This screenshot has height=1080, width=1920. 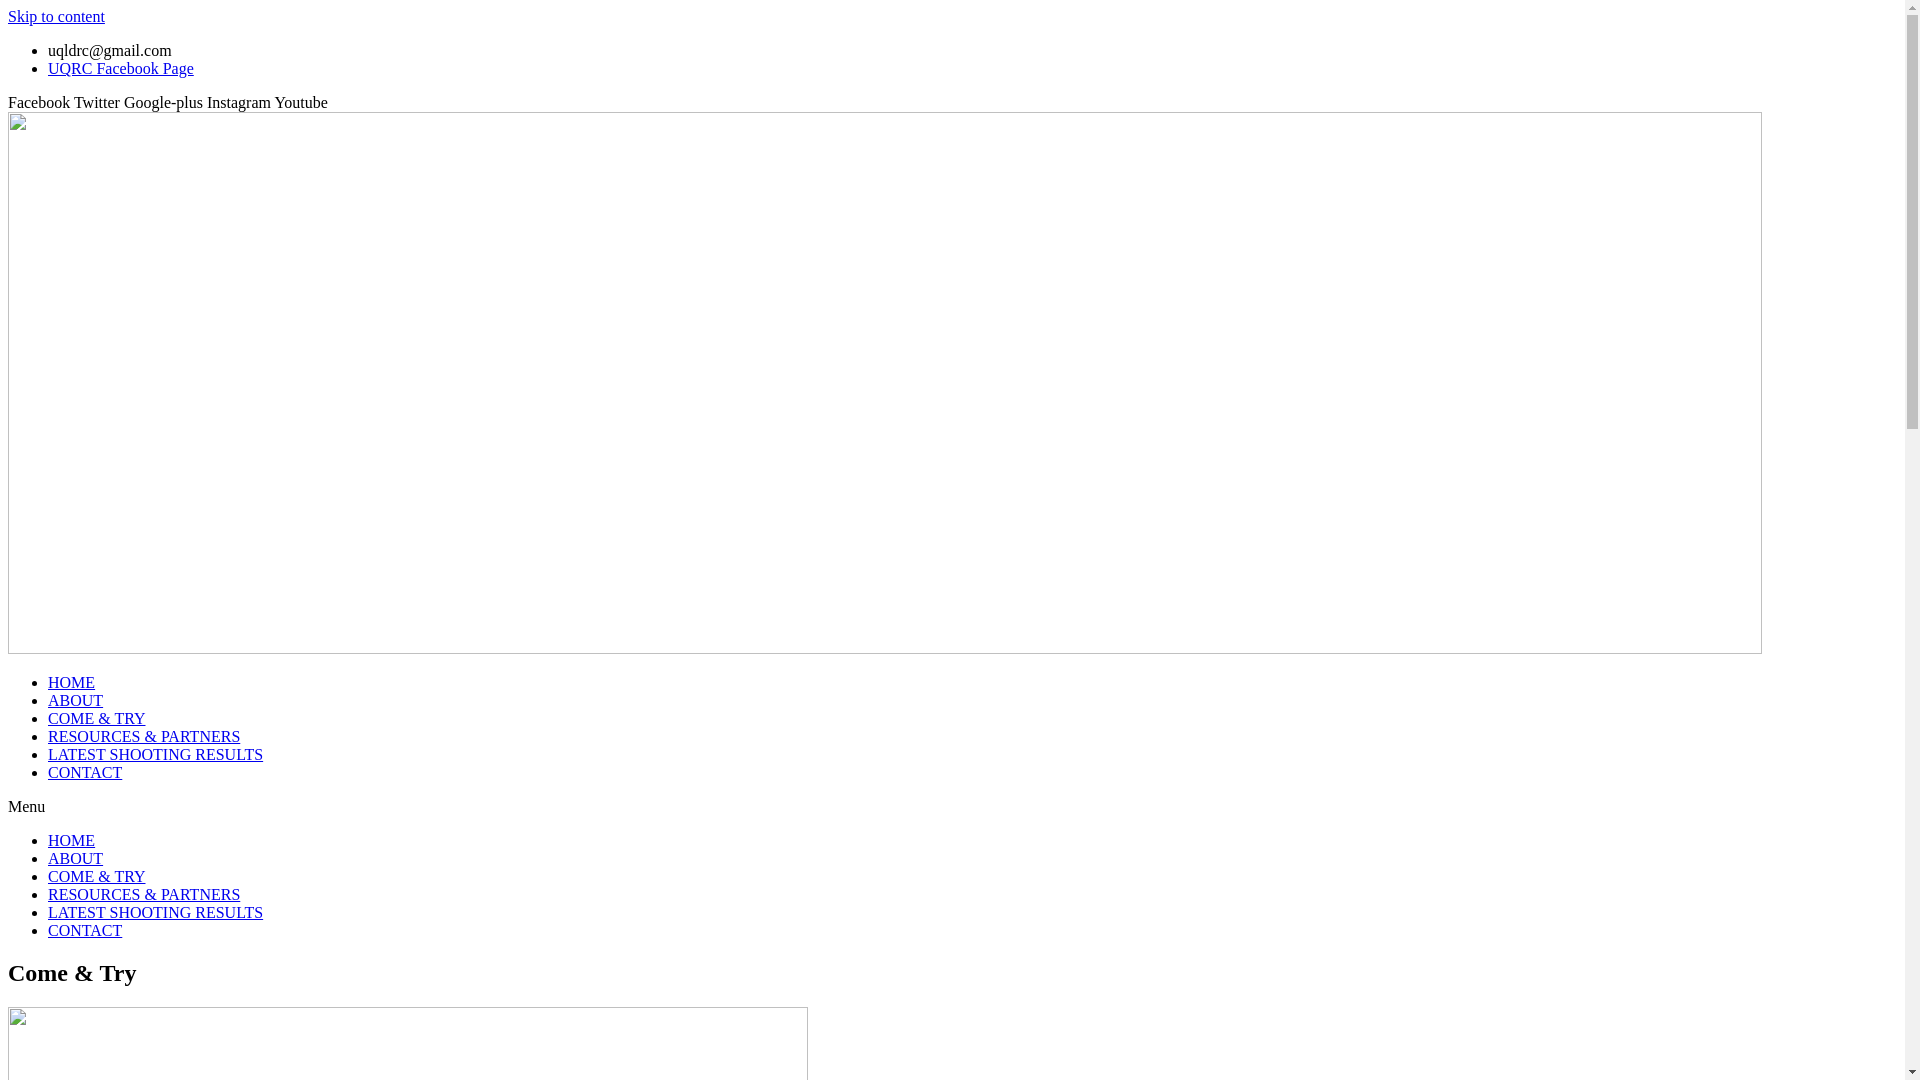 What do you see at coordinates (84, 771) in the screenshot?
I see `'CONTACT'` at bounding box center [84, 771].